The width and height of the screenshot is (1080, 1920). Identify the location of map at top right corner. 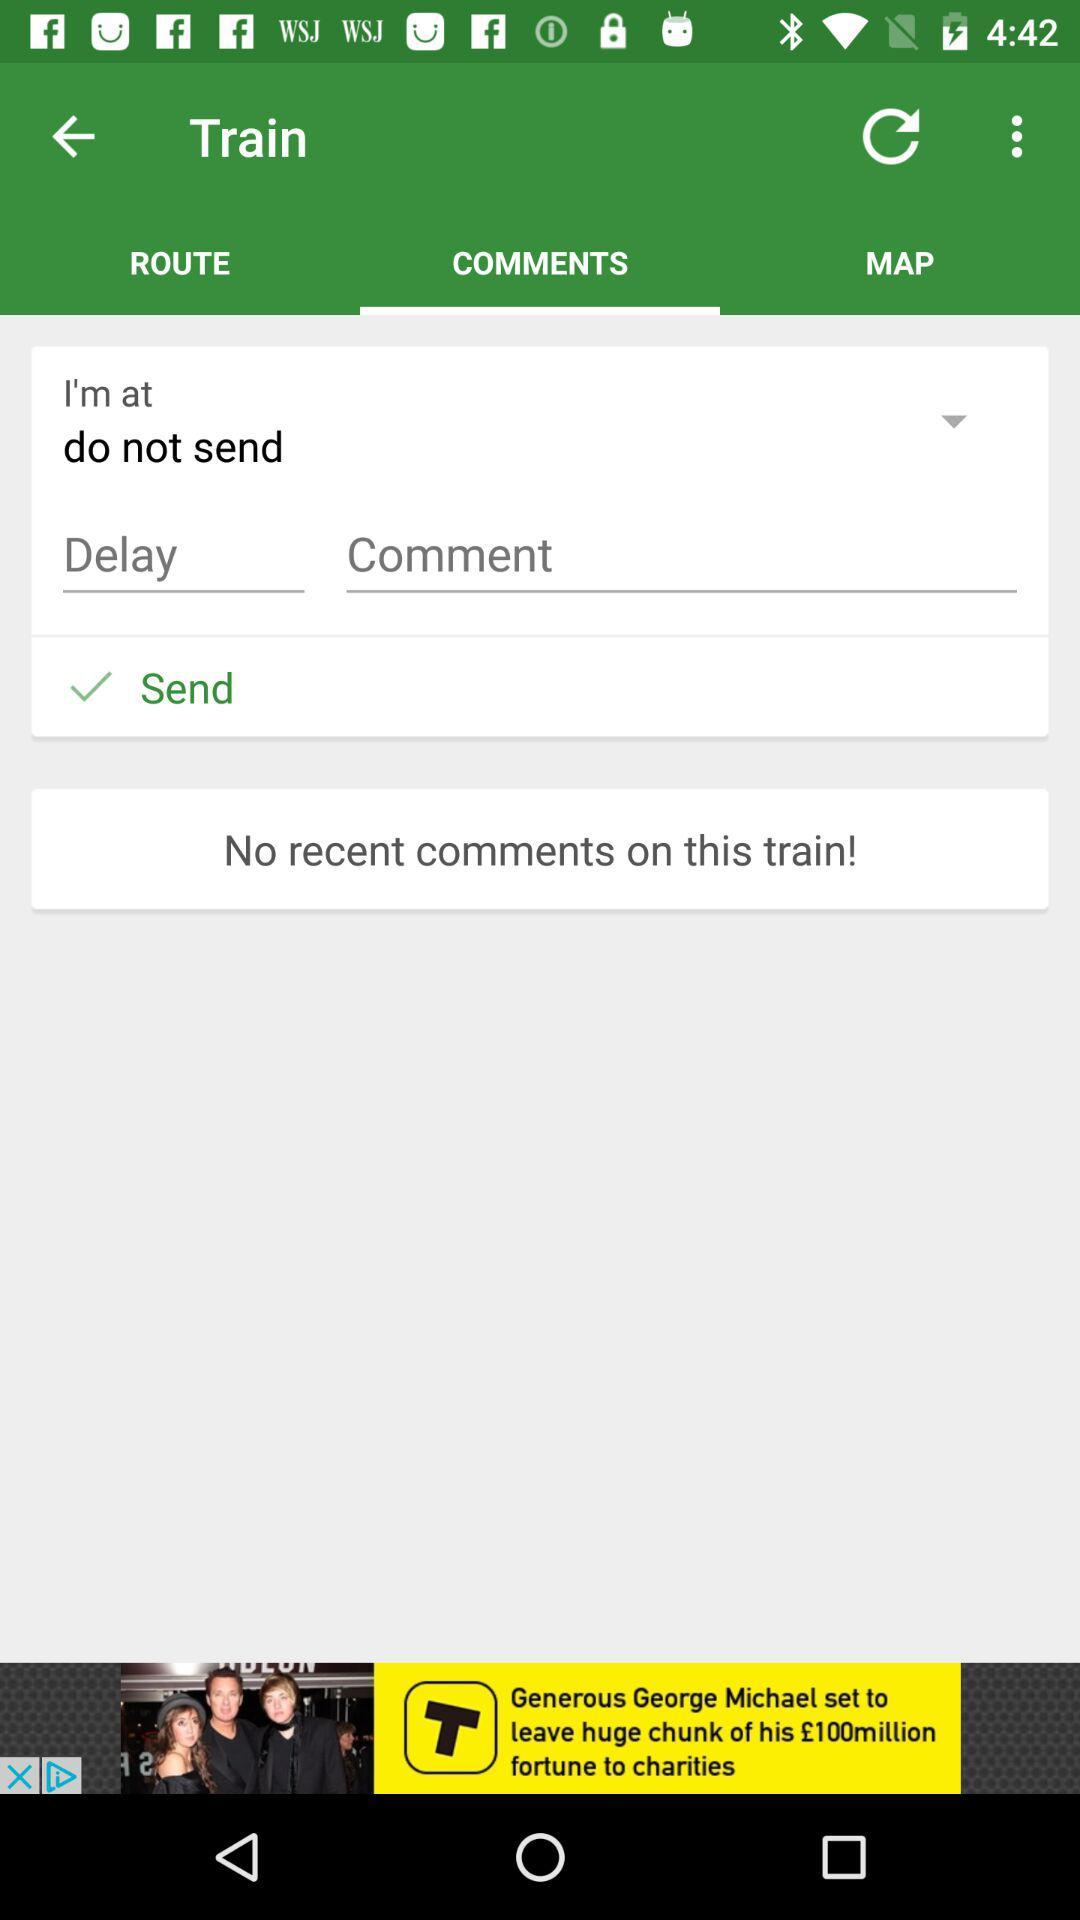
(898, 261).